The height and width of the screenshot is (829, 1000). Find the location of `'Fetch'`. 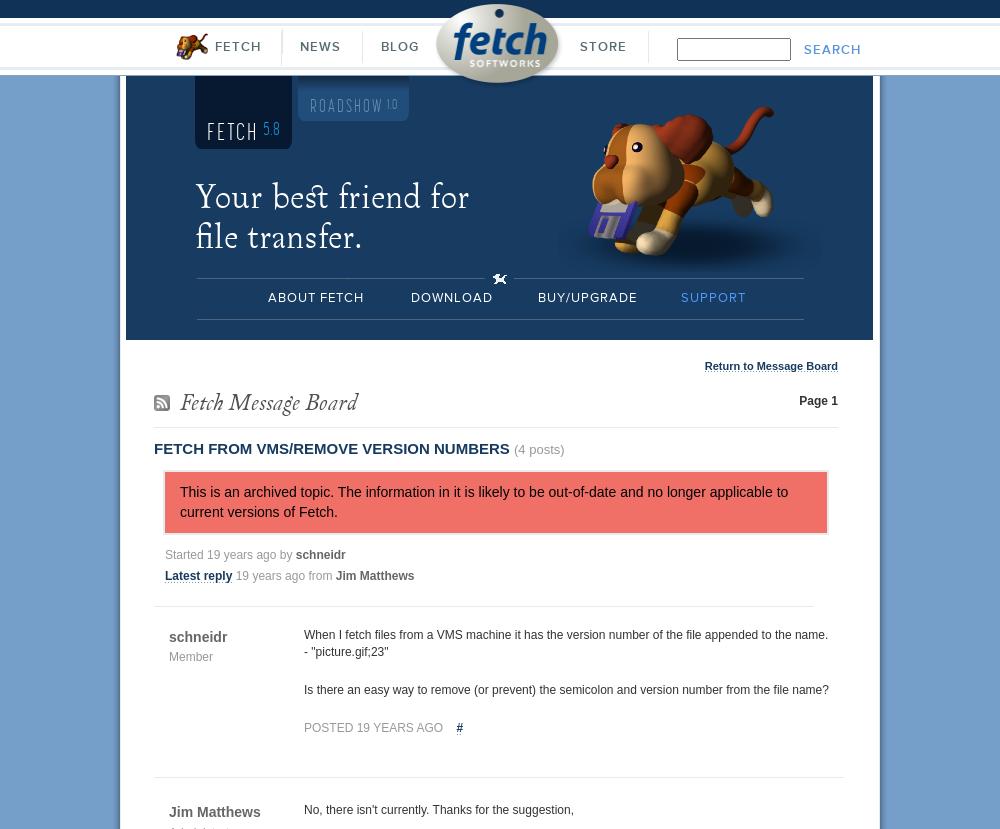

'Fetch' is located at coordinates (234, 131).